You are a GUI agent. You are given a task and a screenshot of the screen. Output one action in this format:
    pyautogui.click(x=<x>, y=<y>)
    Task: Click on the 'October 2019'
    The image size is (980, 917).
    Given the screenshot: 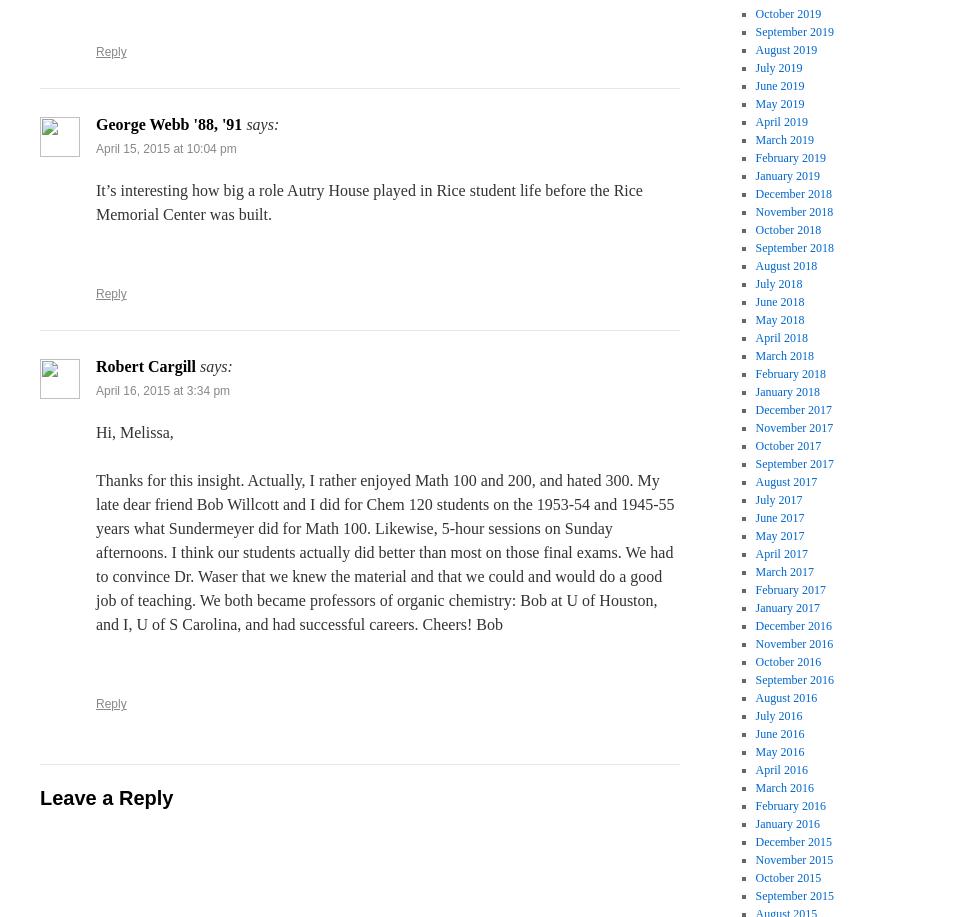 What is the action you would take?
    pyautogui.click(x=788, y=14)
    